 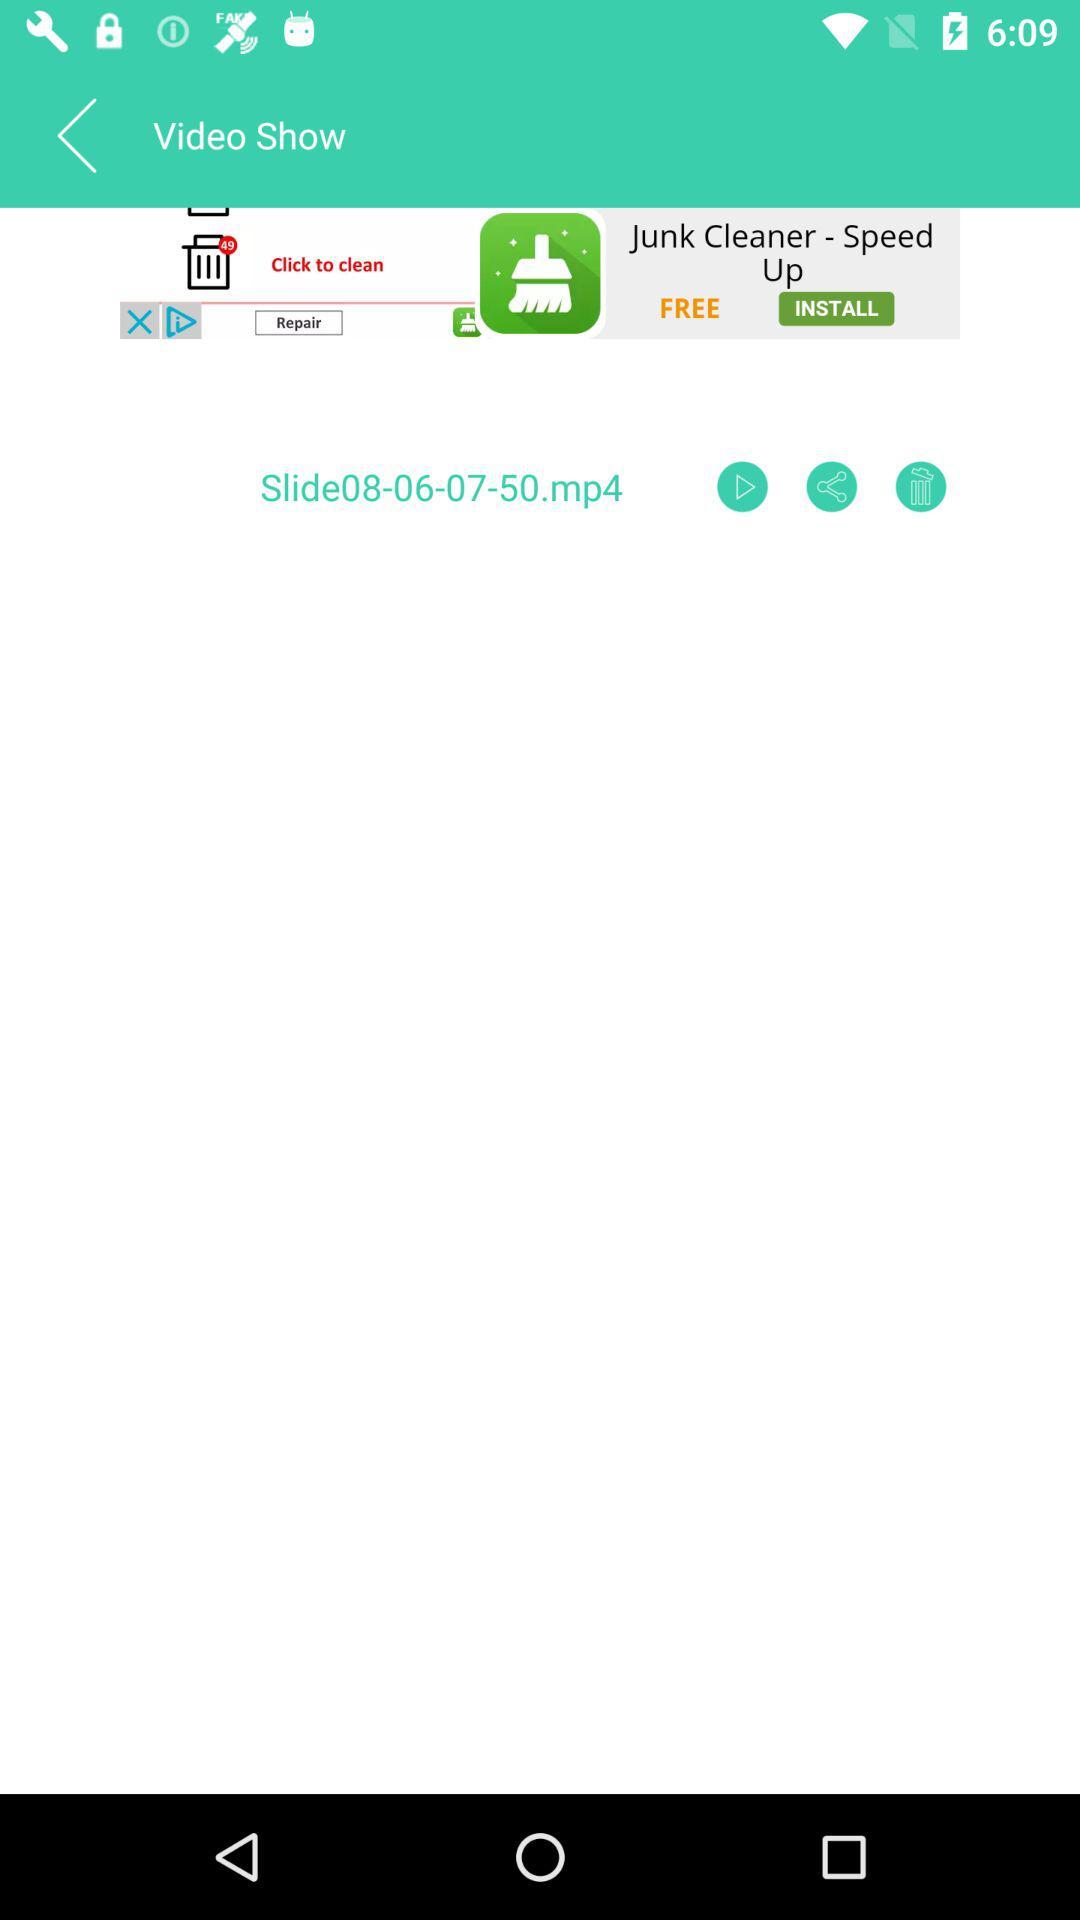 What do you see at coordinates (75, 133) in the screenshot?
I see `go back` at bounding box center [75, 133].